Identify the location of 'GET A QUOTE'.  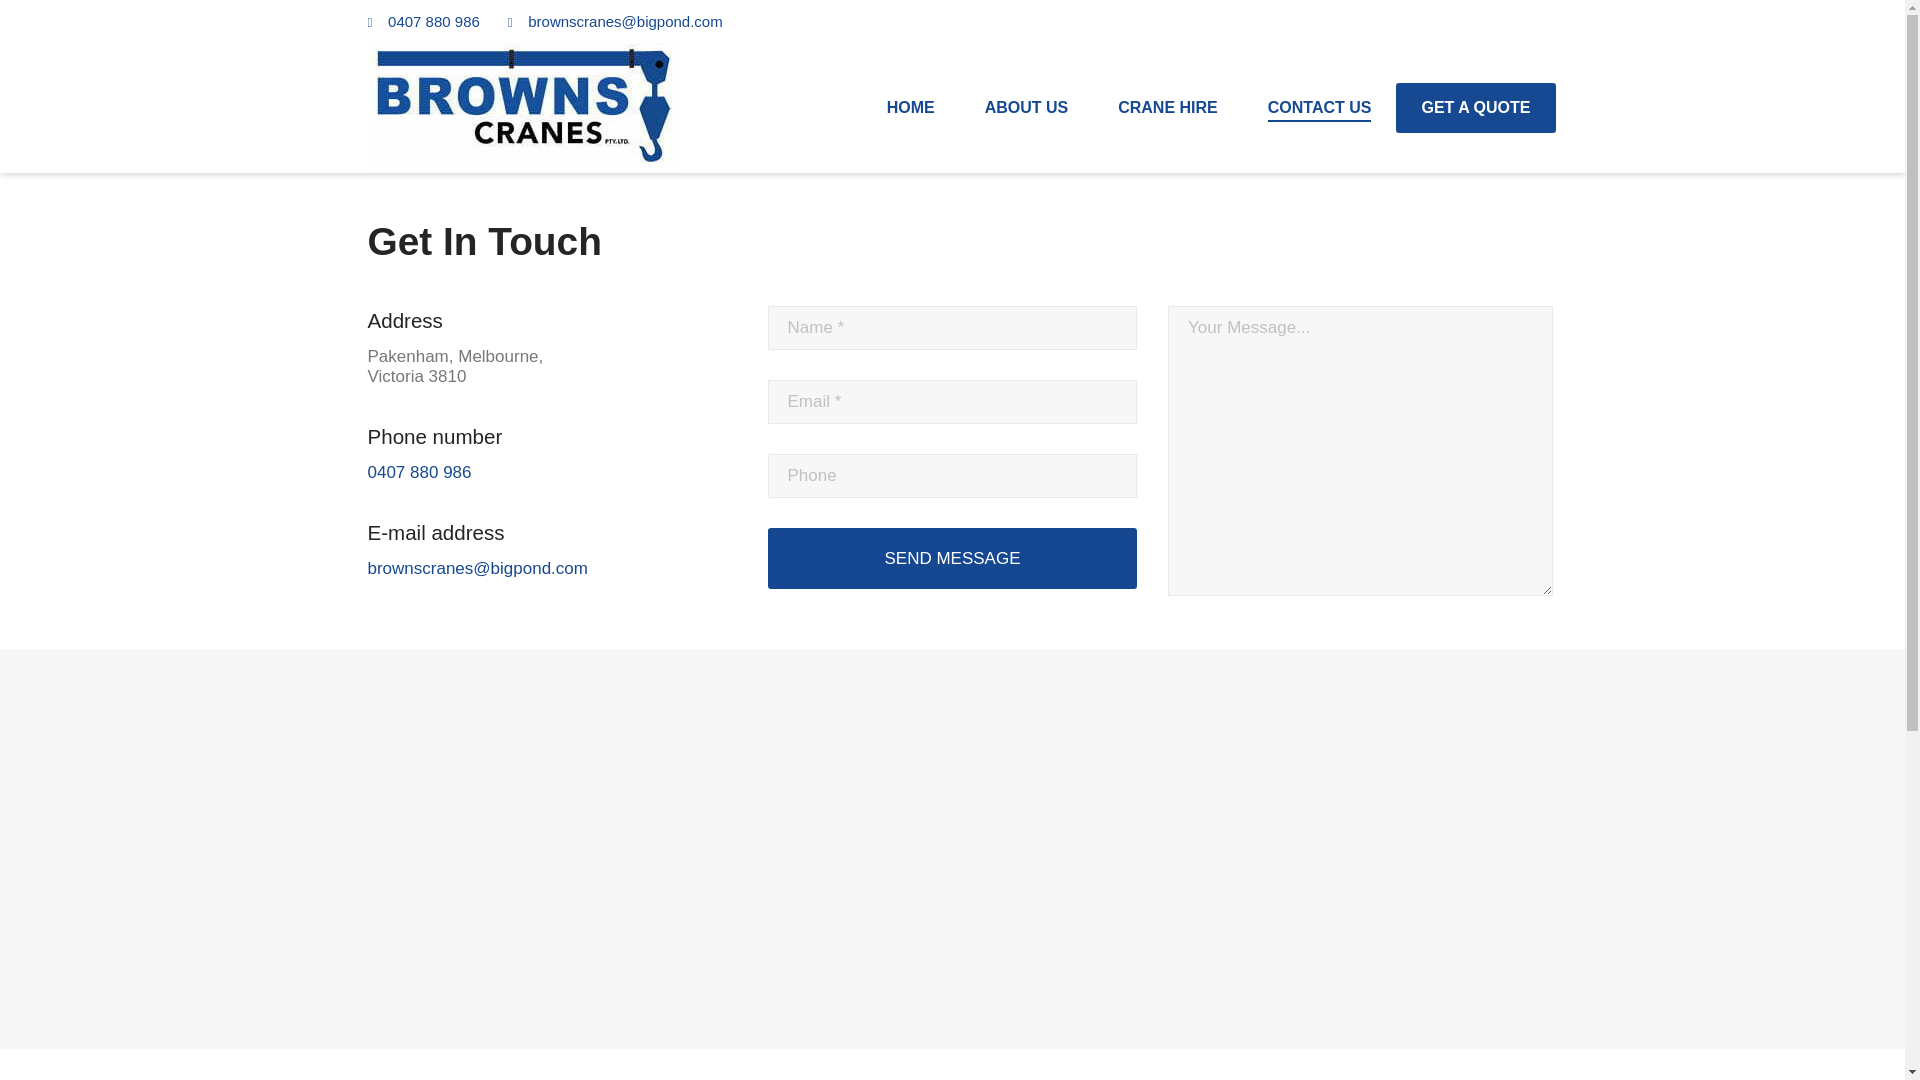
(1475, 108).